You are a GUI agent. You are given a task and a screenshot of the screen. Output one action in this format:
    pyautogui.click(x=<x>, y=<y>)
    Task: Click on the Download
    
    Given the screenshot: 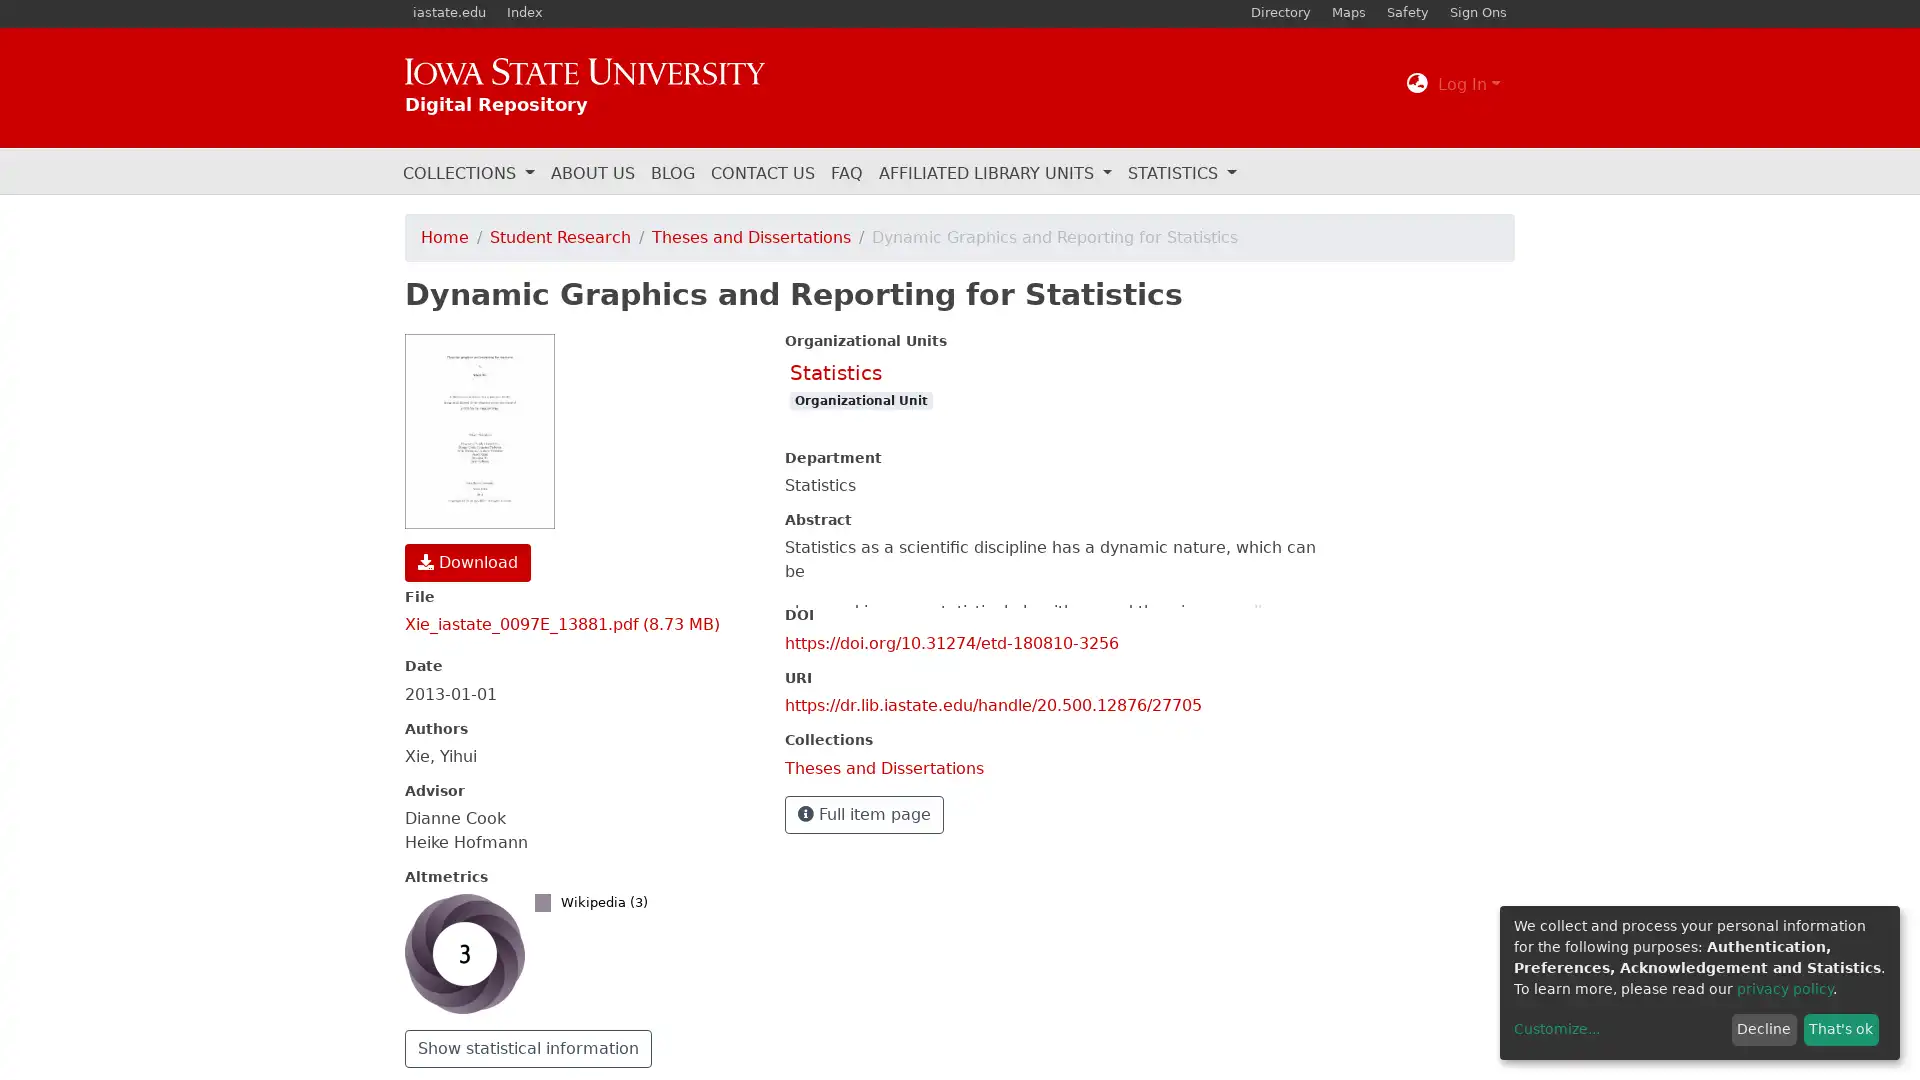 What is the action you would take?
    pyautogui.click(x=466, y=562)
    